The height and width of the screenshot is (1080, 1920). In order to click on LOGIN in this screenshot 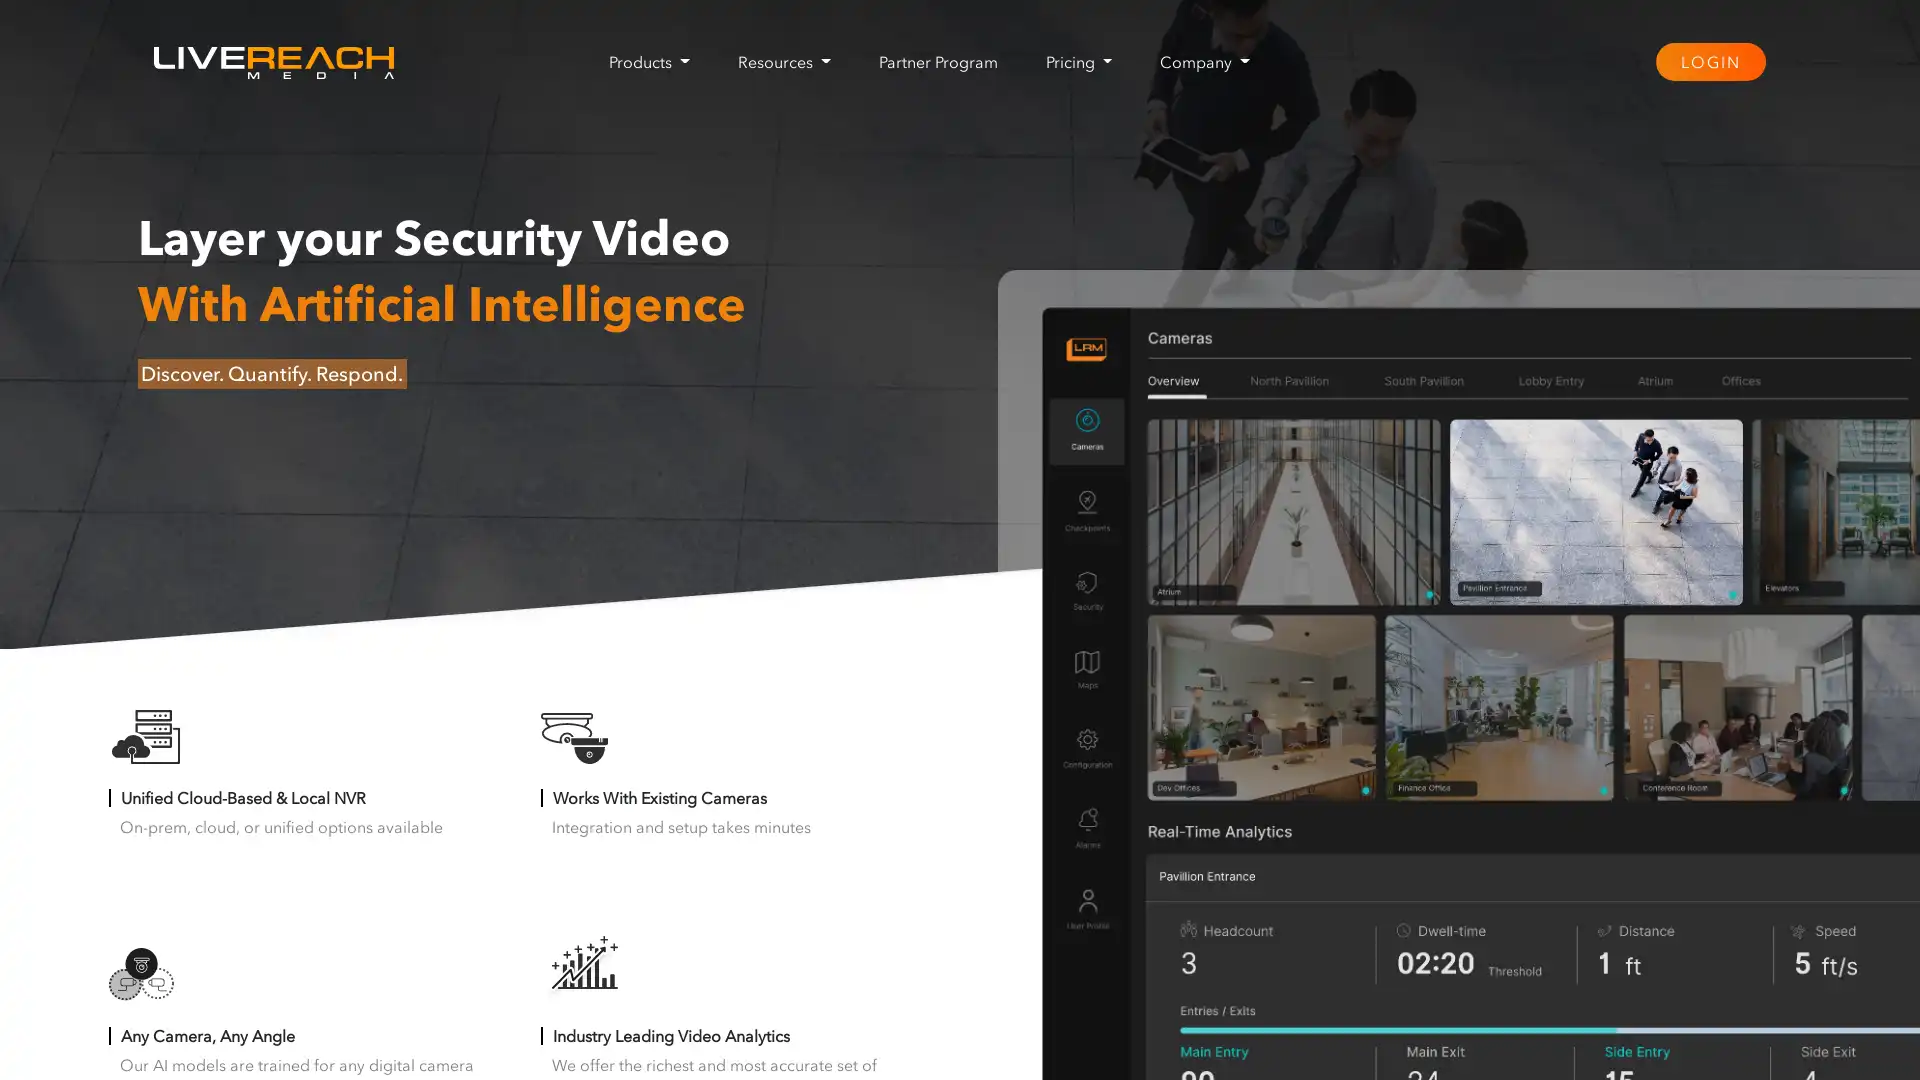, I will do `click(1708, 60)`.